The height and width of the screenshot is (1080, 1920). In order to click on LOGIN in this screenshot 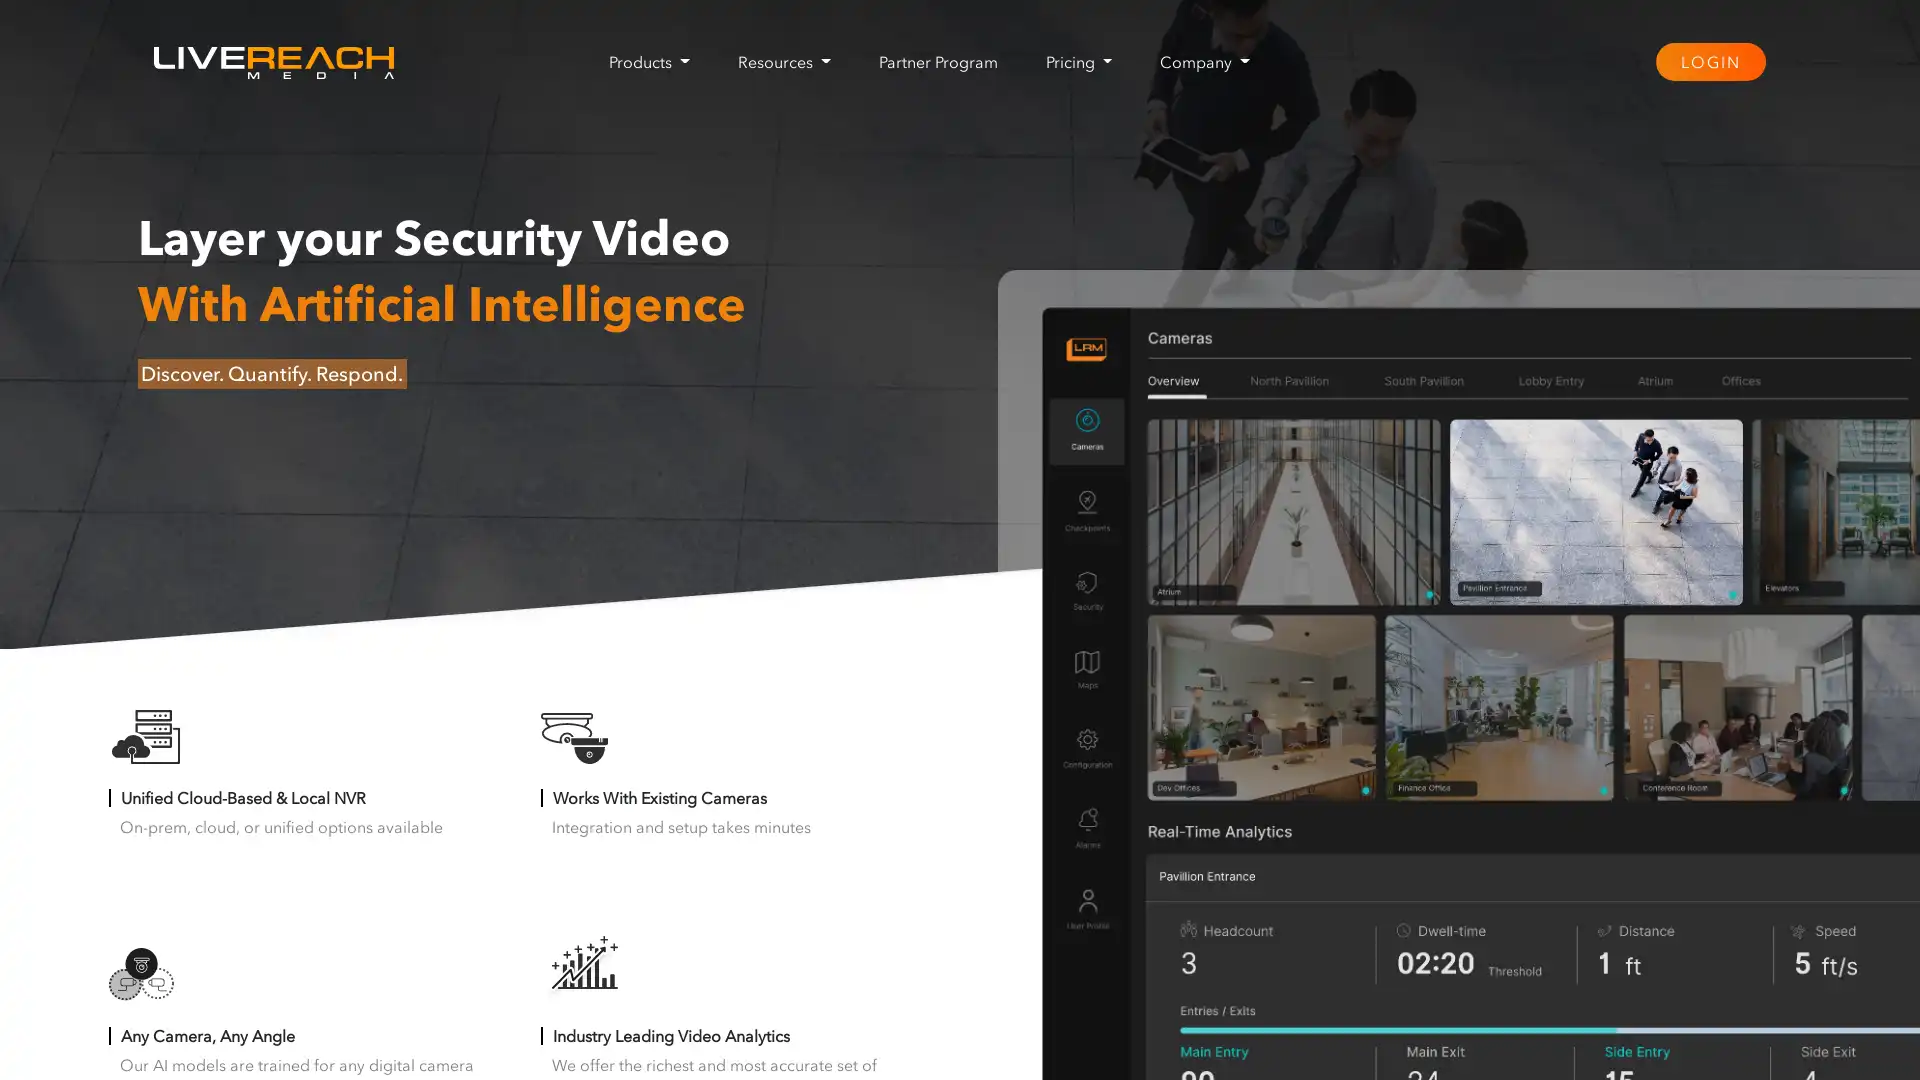, I will do `click(1708, 60)`.